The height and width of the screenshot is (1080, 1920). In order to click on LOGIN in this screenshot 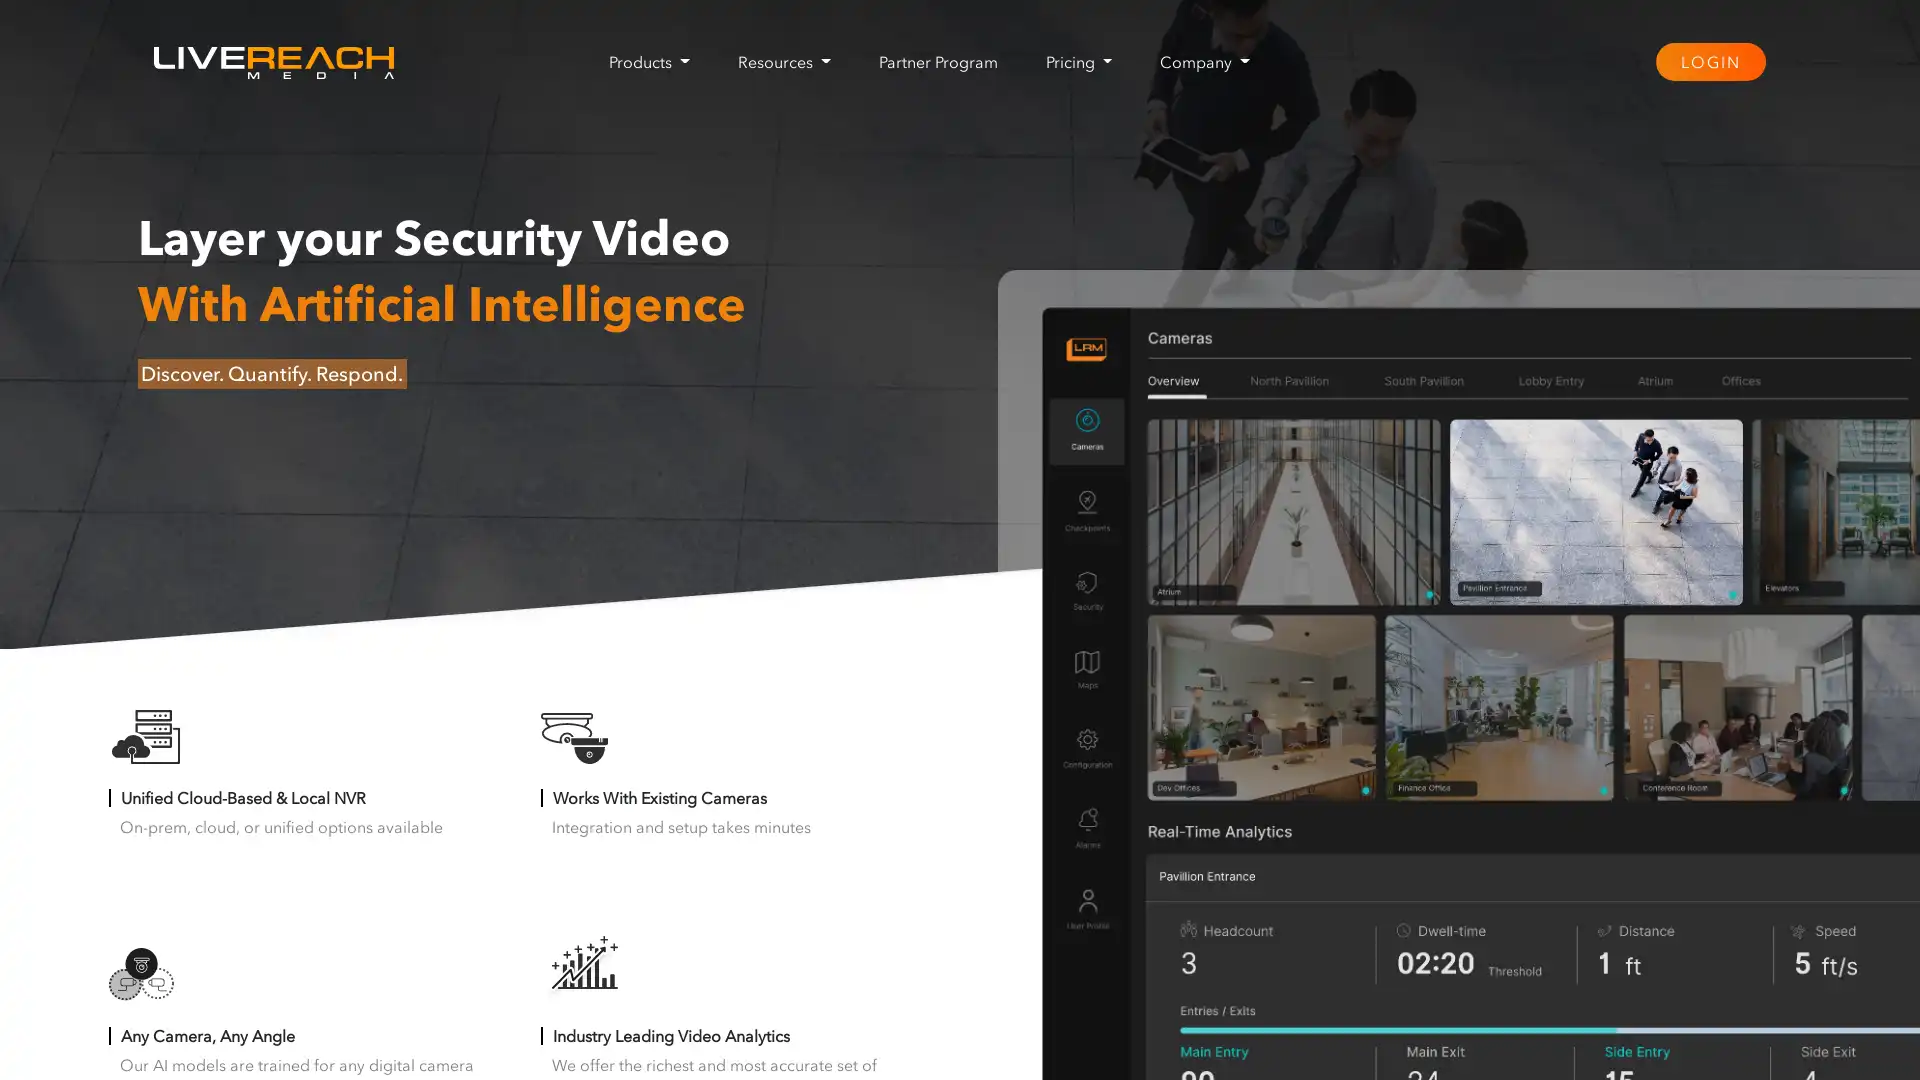, I will do `click(1708, 60)`.